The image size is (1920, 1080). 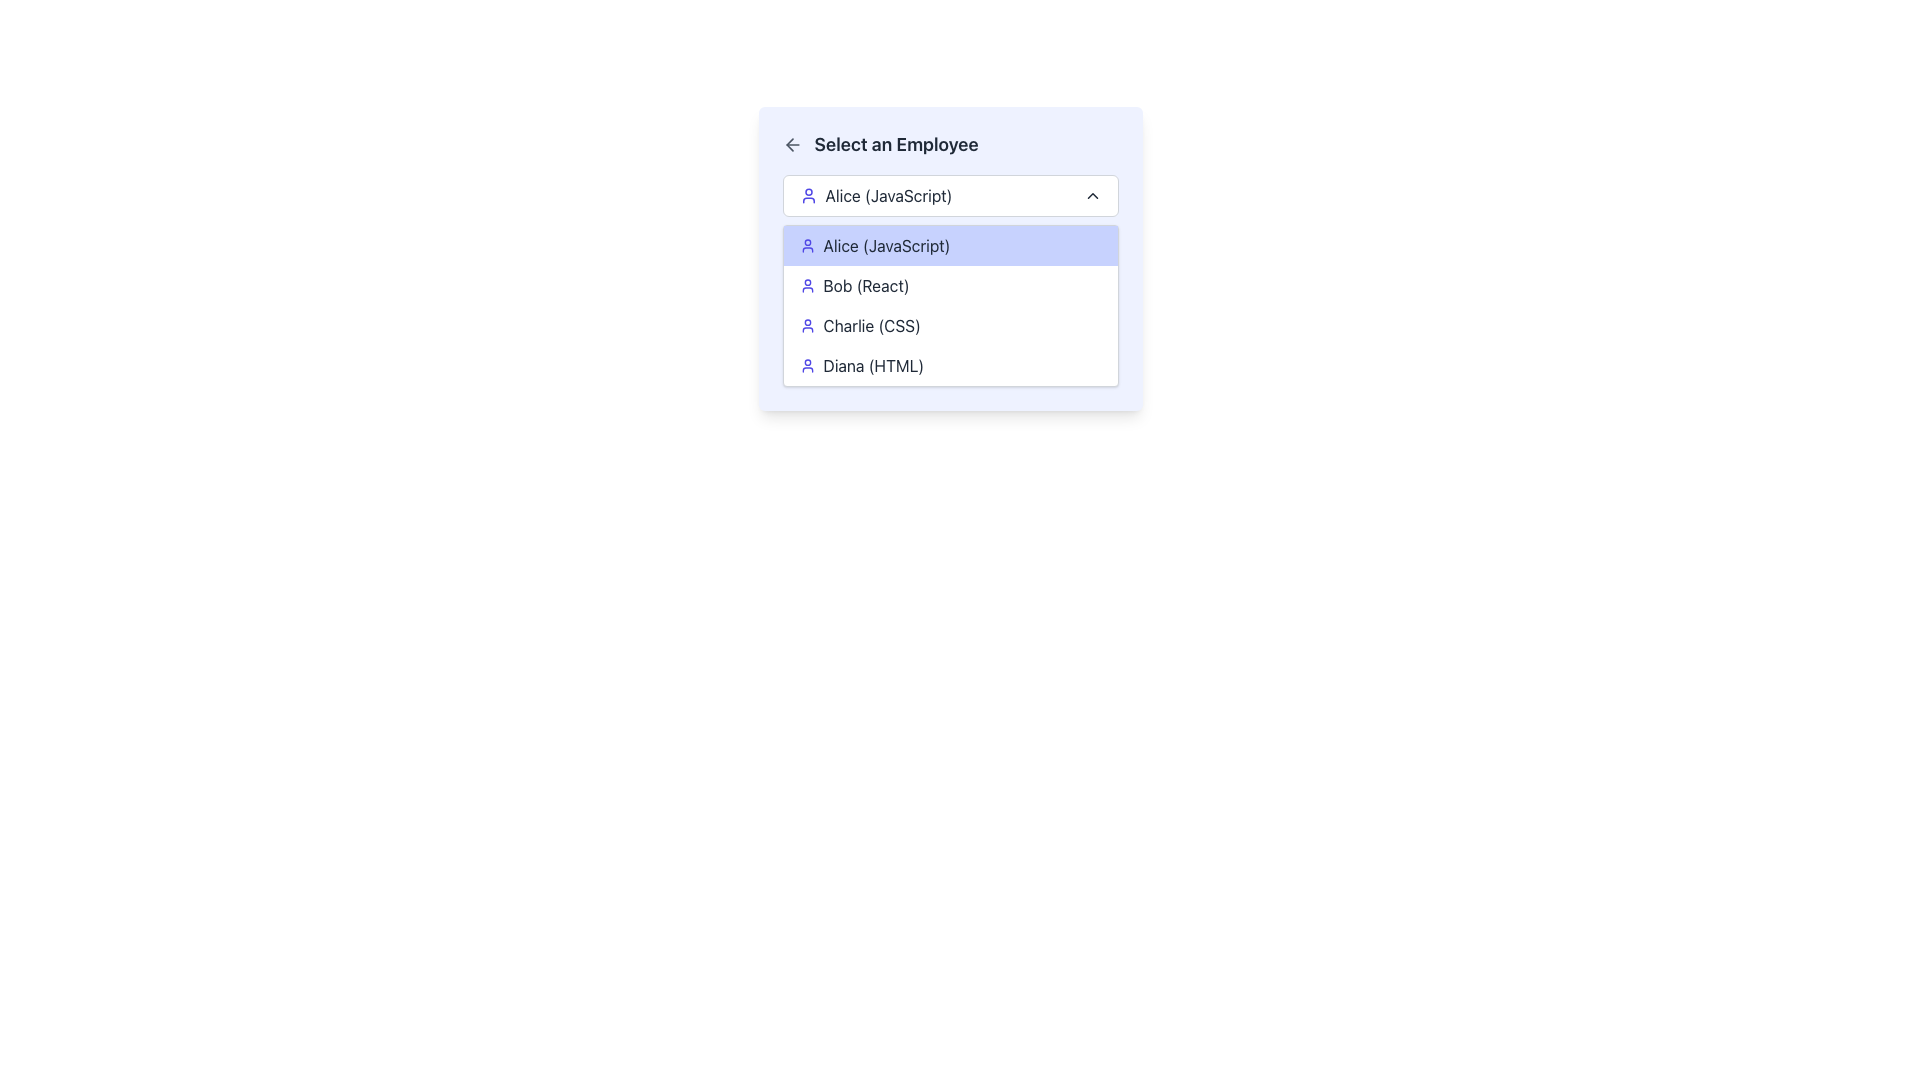 What do you see at coordinates (949, 196) in the screenshot?
I see `the dropdown selection box labeled 'Select an Employee'` at bounding box center [949, 196].